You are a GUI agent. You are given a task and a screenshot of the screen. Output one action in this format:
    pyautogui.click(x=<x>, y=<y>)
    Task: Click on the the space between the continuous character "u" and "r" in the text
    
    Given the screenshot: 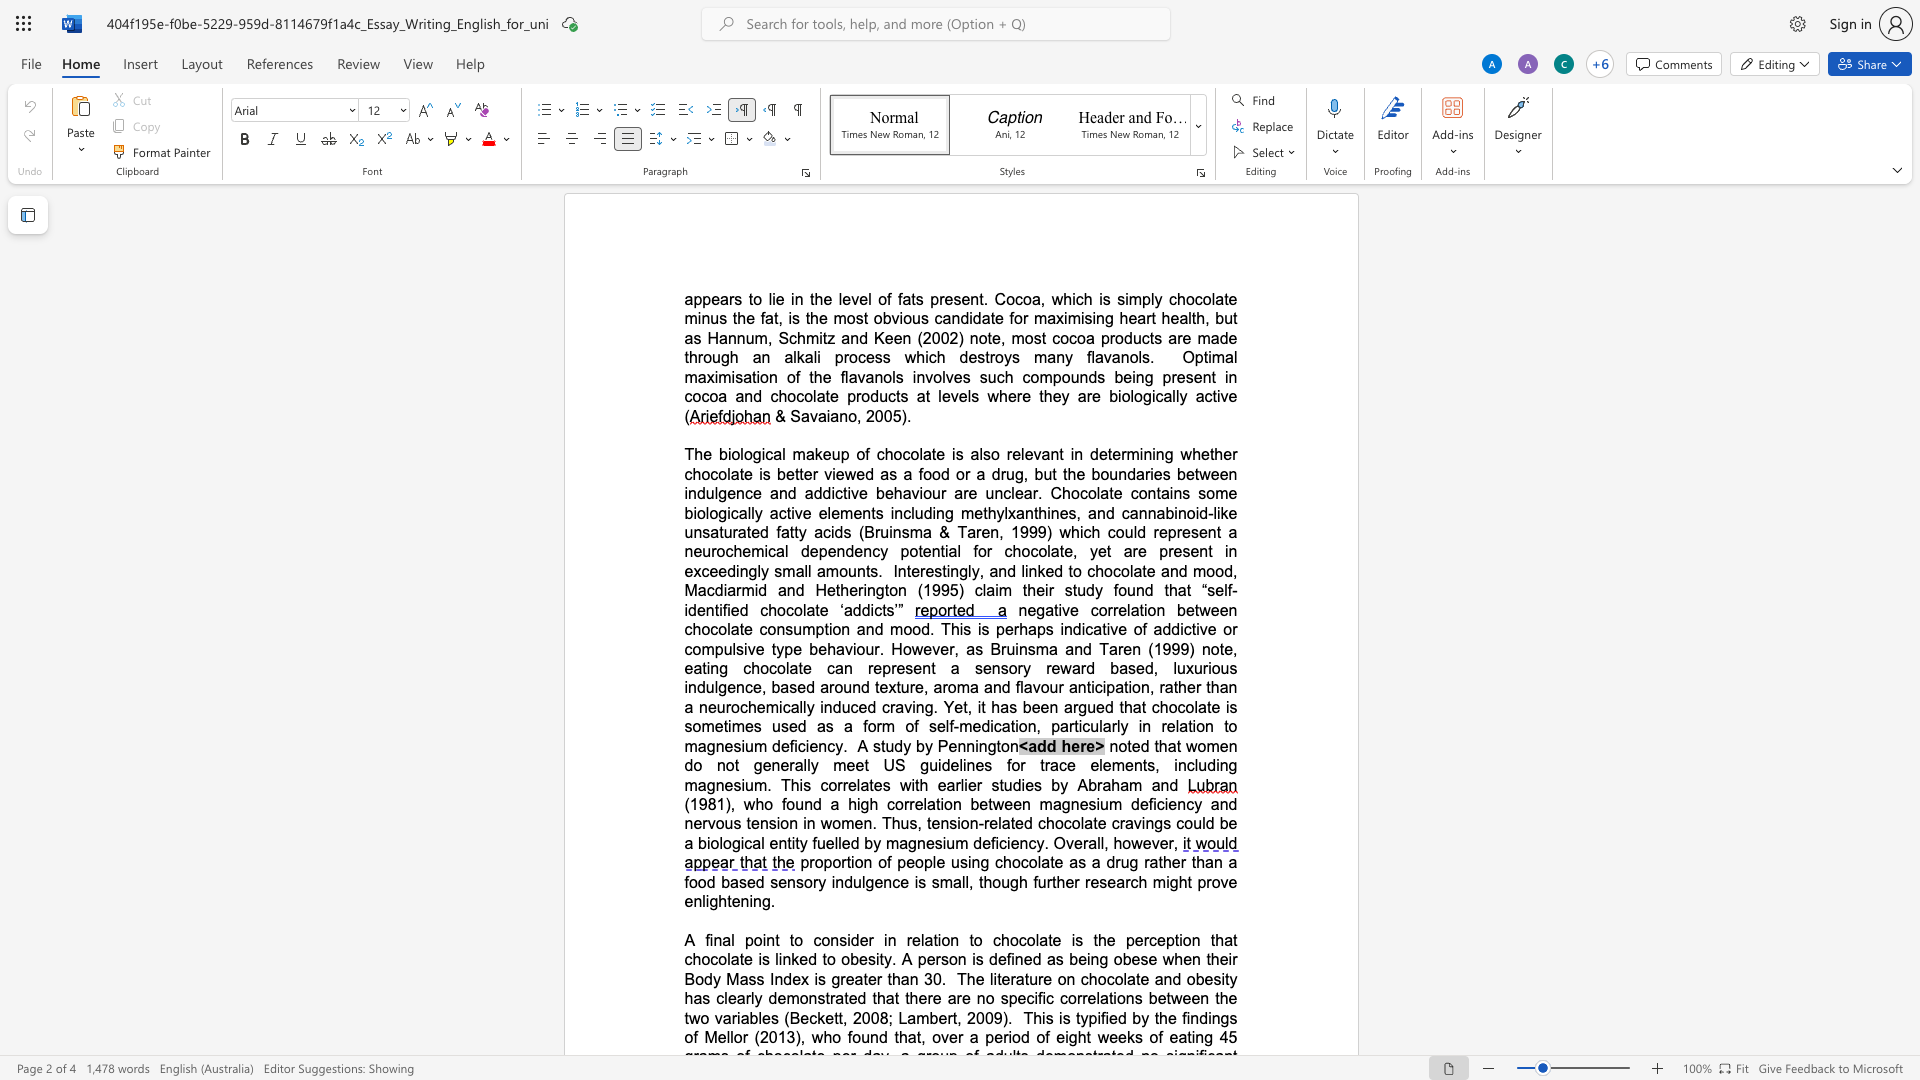 What is the action you would take?
    pyautogui.click(x=873, y=649)
    